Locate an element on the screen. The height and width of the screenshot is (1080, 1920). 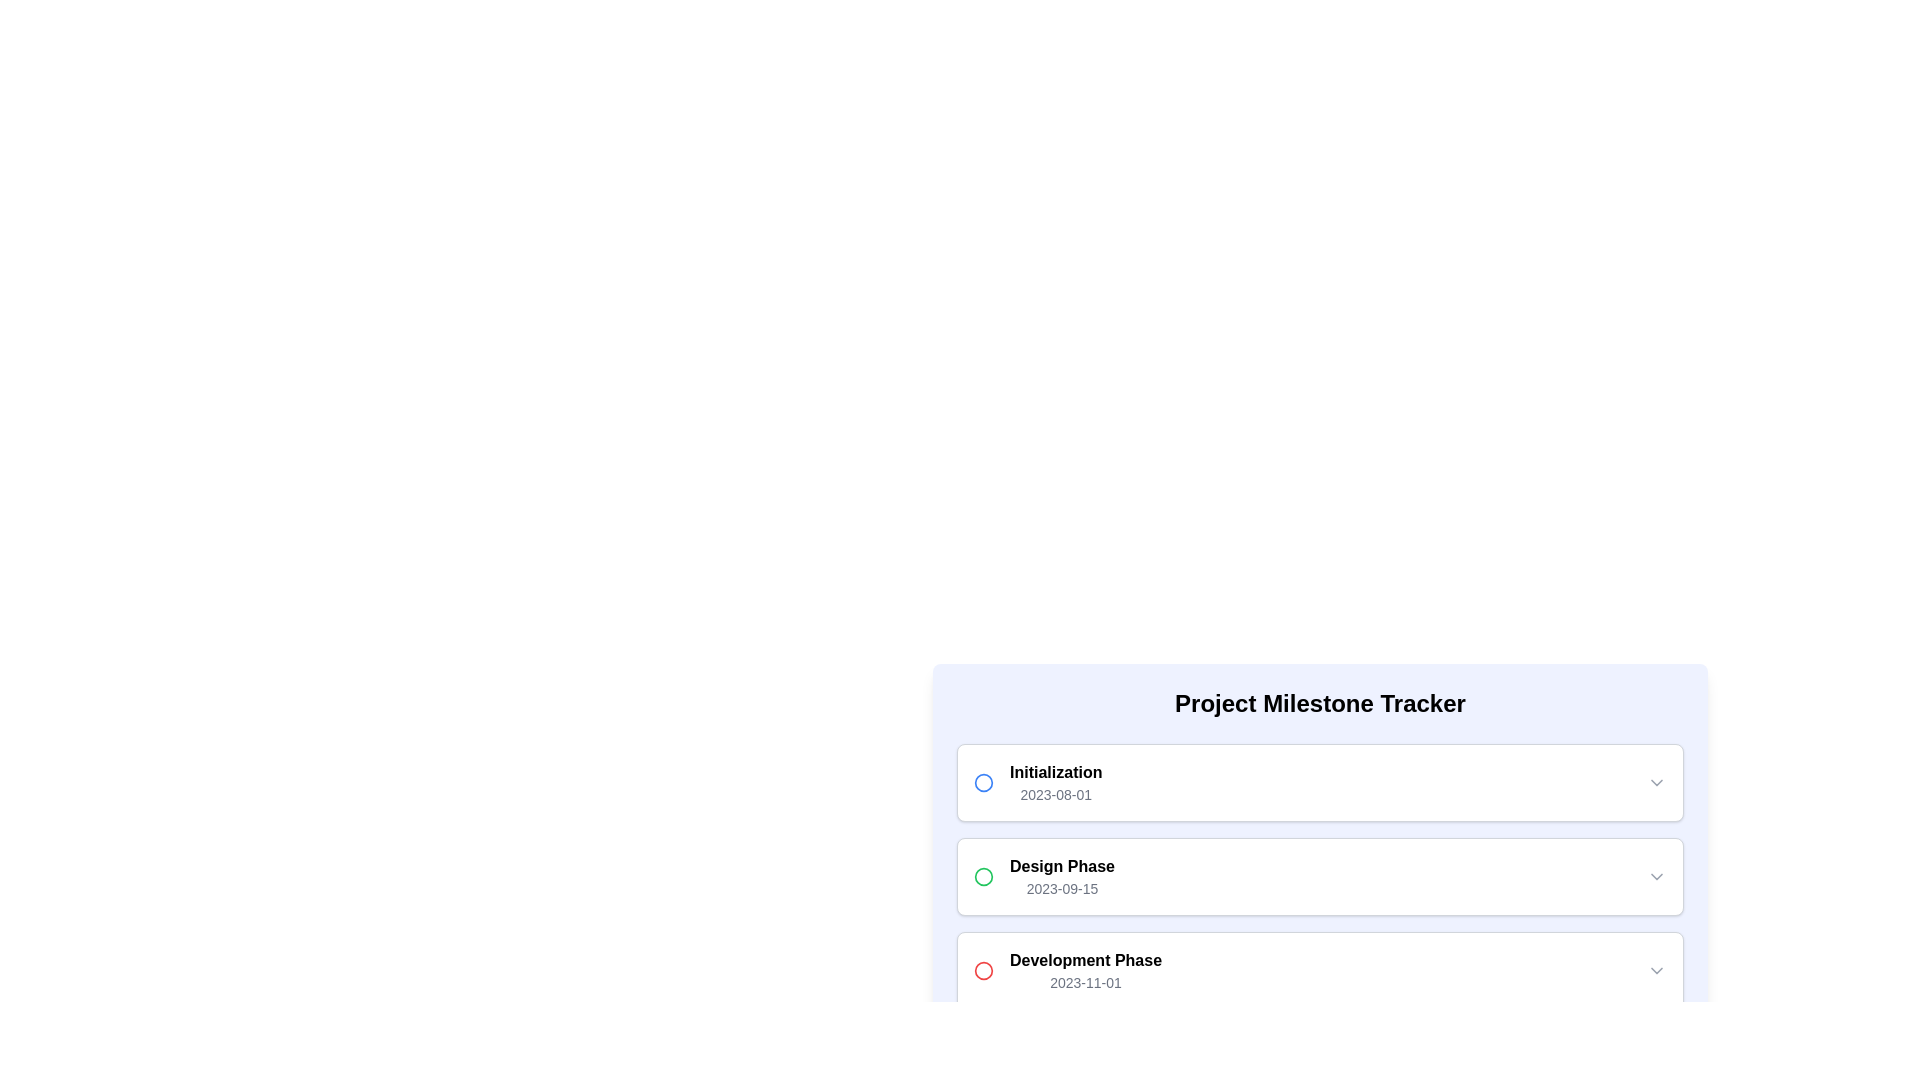
the first list item representing the milestone or phase for 'Initialization' in the Project Milestone Tracker is located at coordinates (1320, 782).